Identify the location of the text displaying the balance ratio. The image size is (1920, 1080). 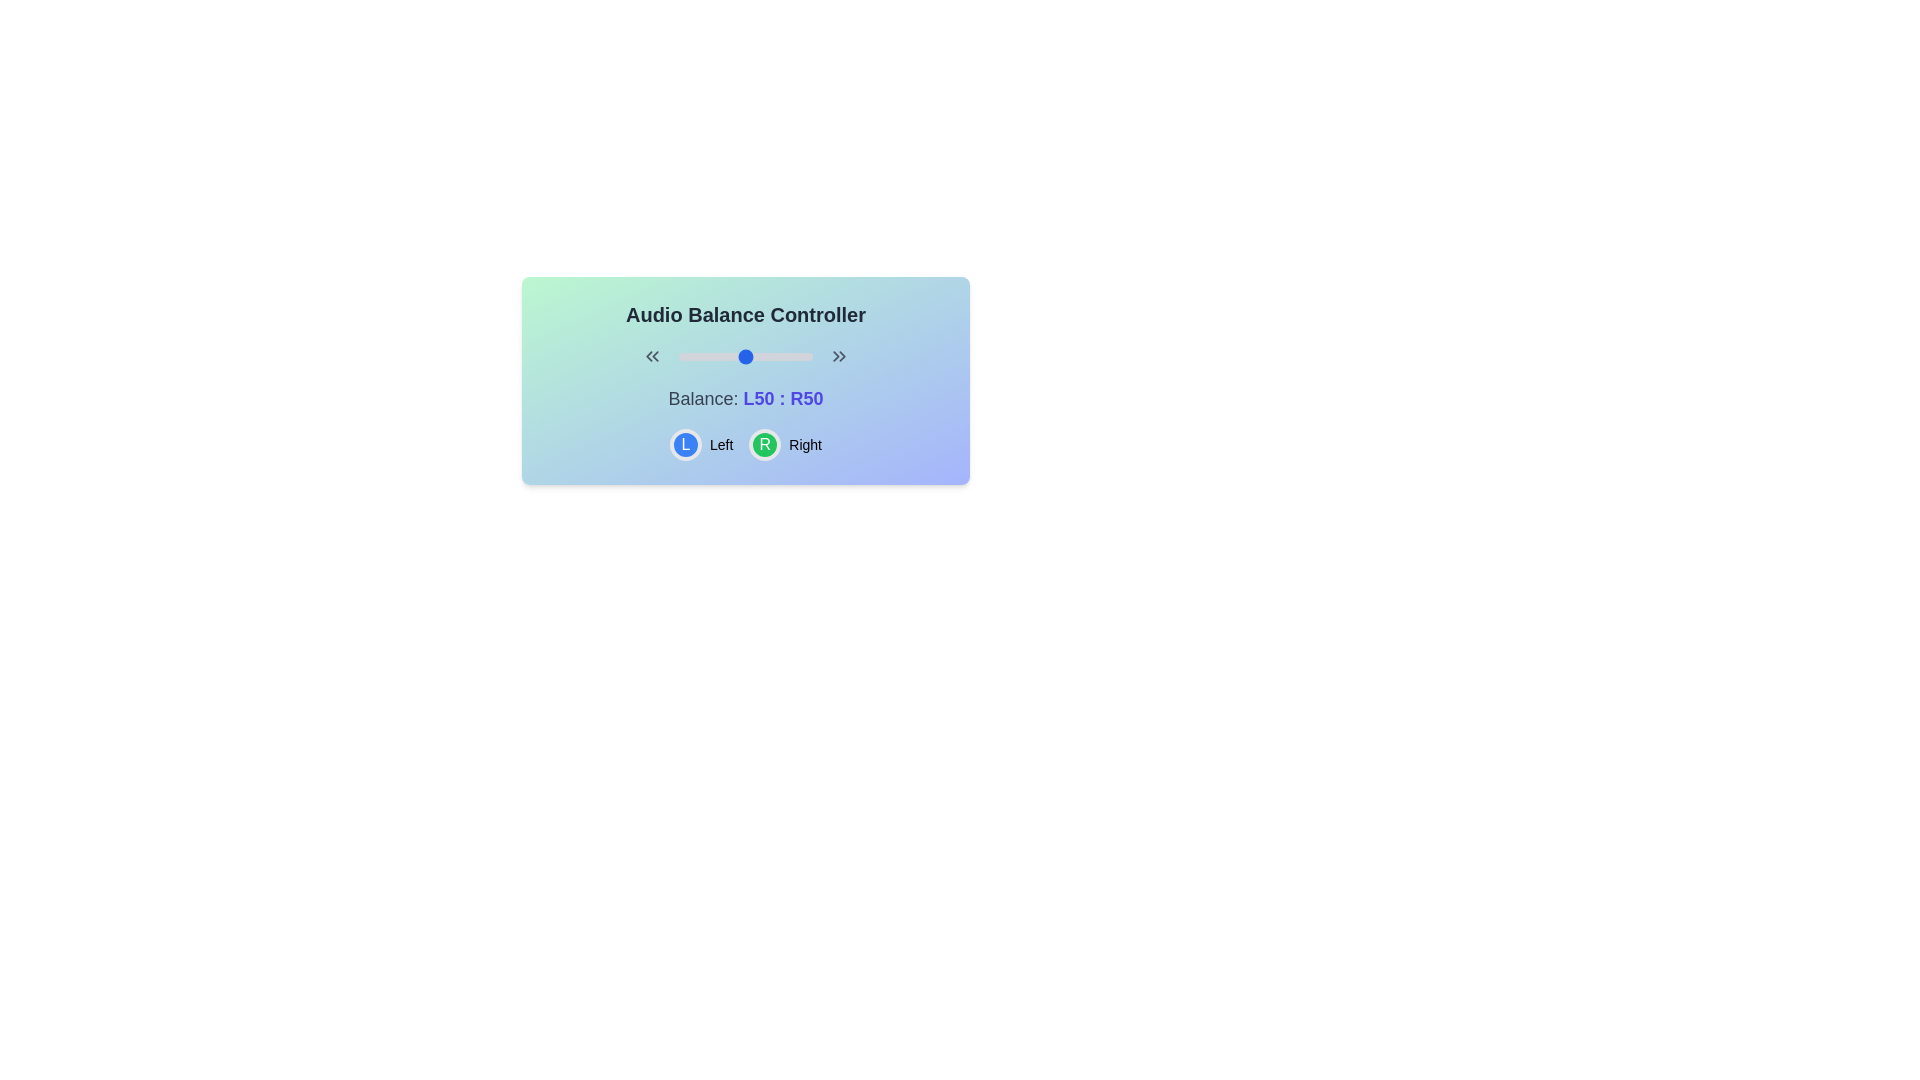
(782, 398).